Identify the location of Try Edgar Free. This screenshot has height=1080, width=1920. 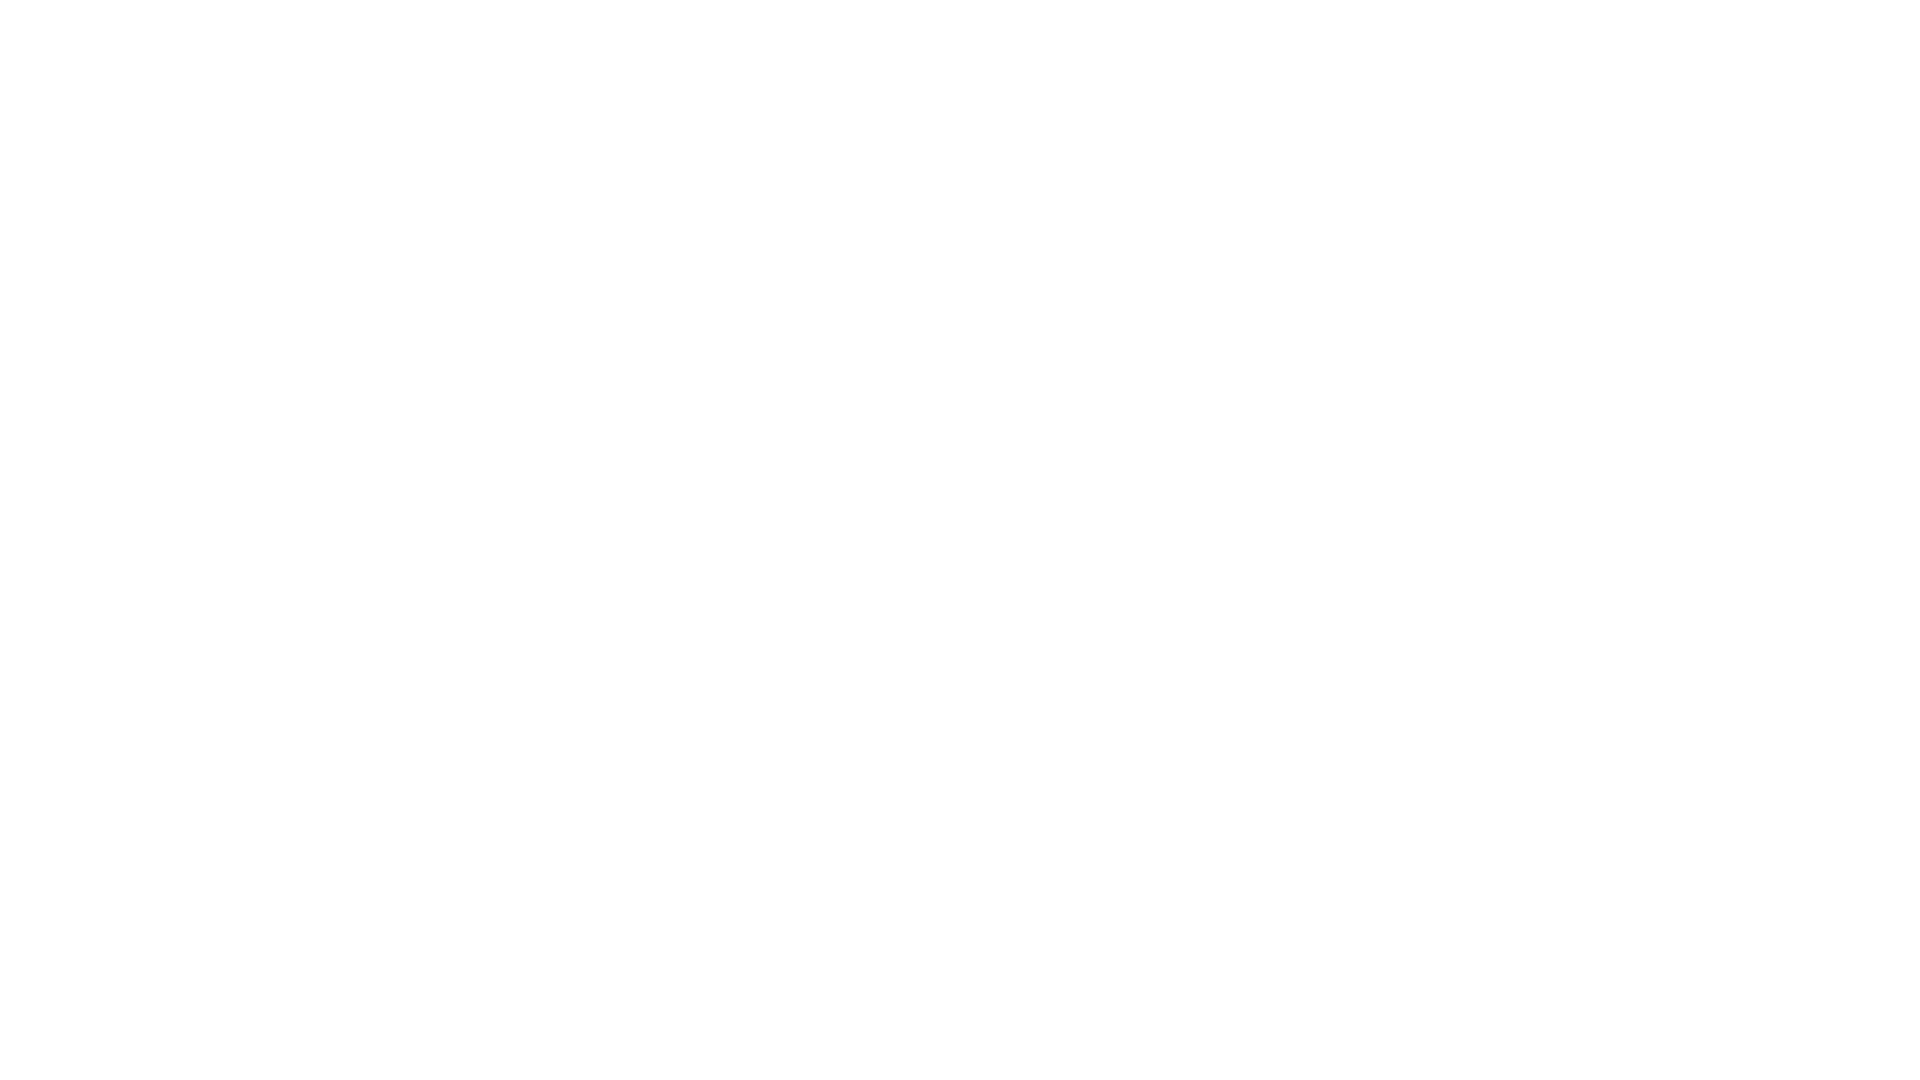
(1458, 55).